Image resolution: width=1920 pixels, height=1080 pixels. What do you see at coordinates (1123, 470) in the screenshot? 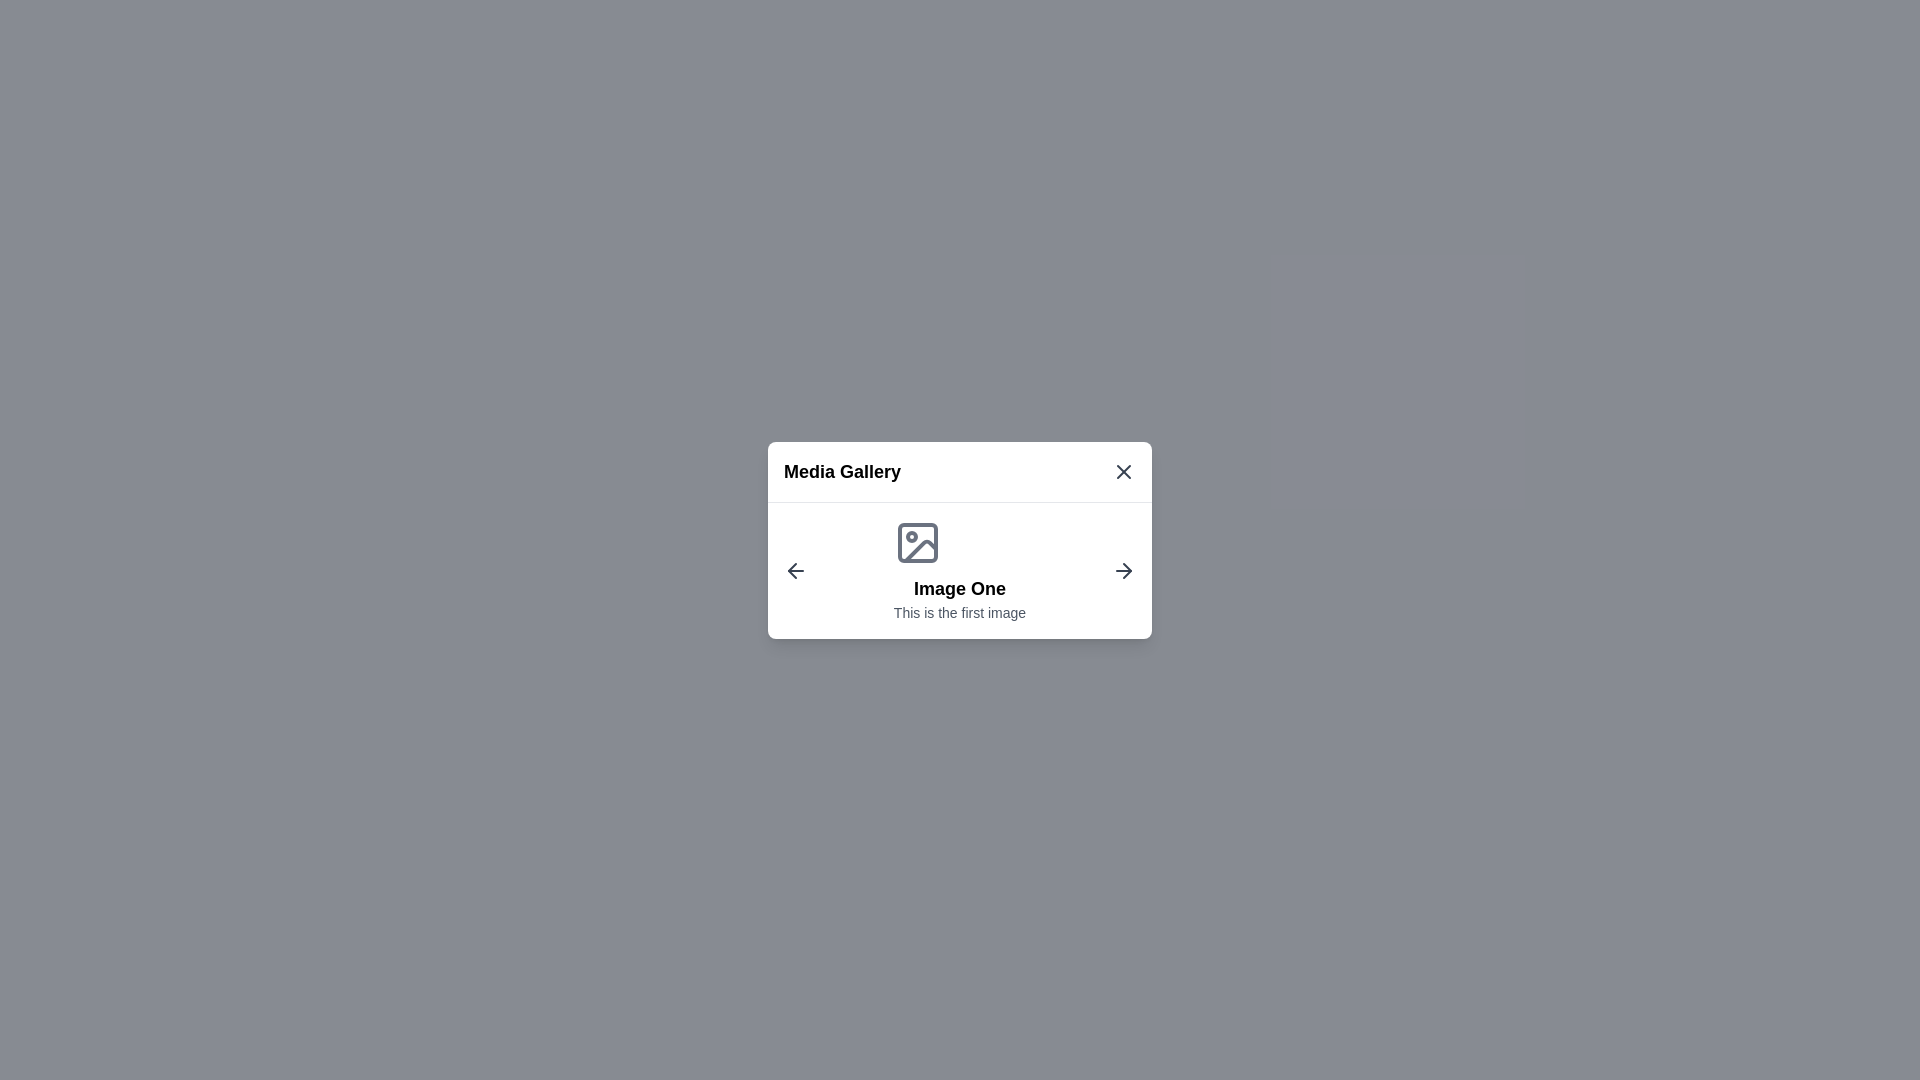
I see `the close button in the top-right corner of the 'Media Gallery' interface` at bounding box center [1123, 470].